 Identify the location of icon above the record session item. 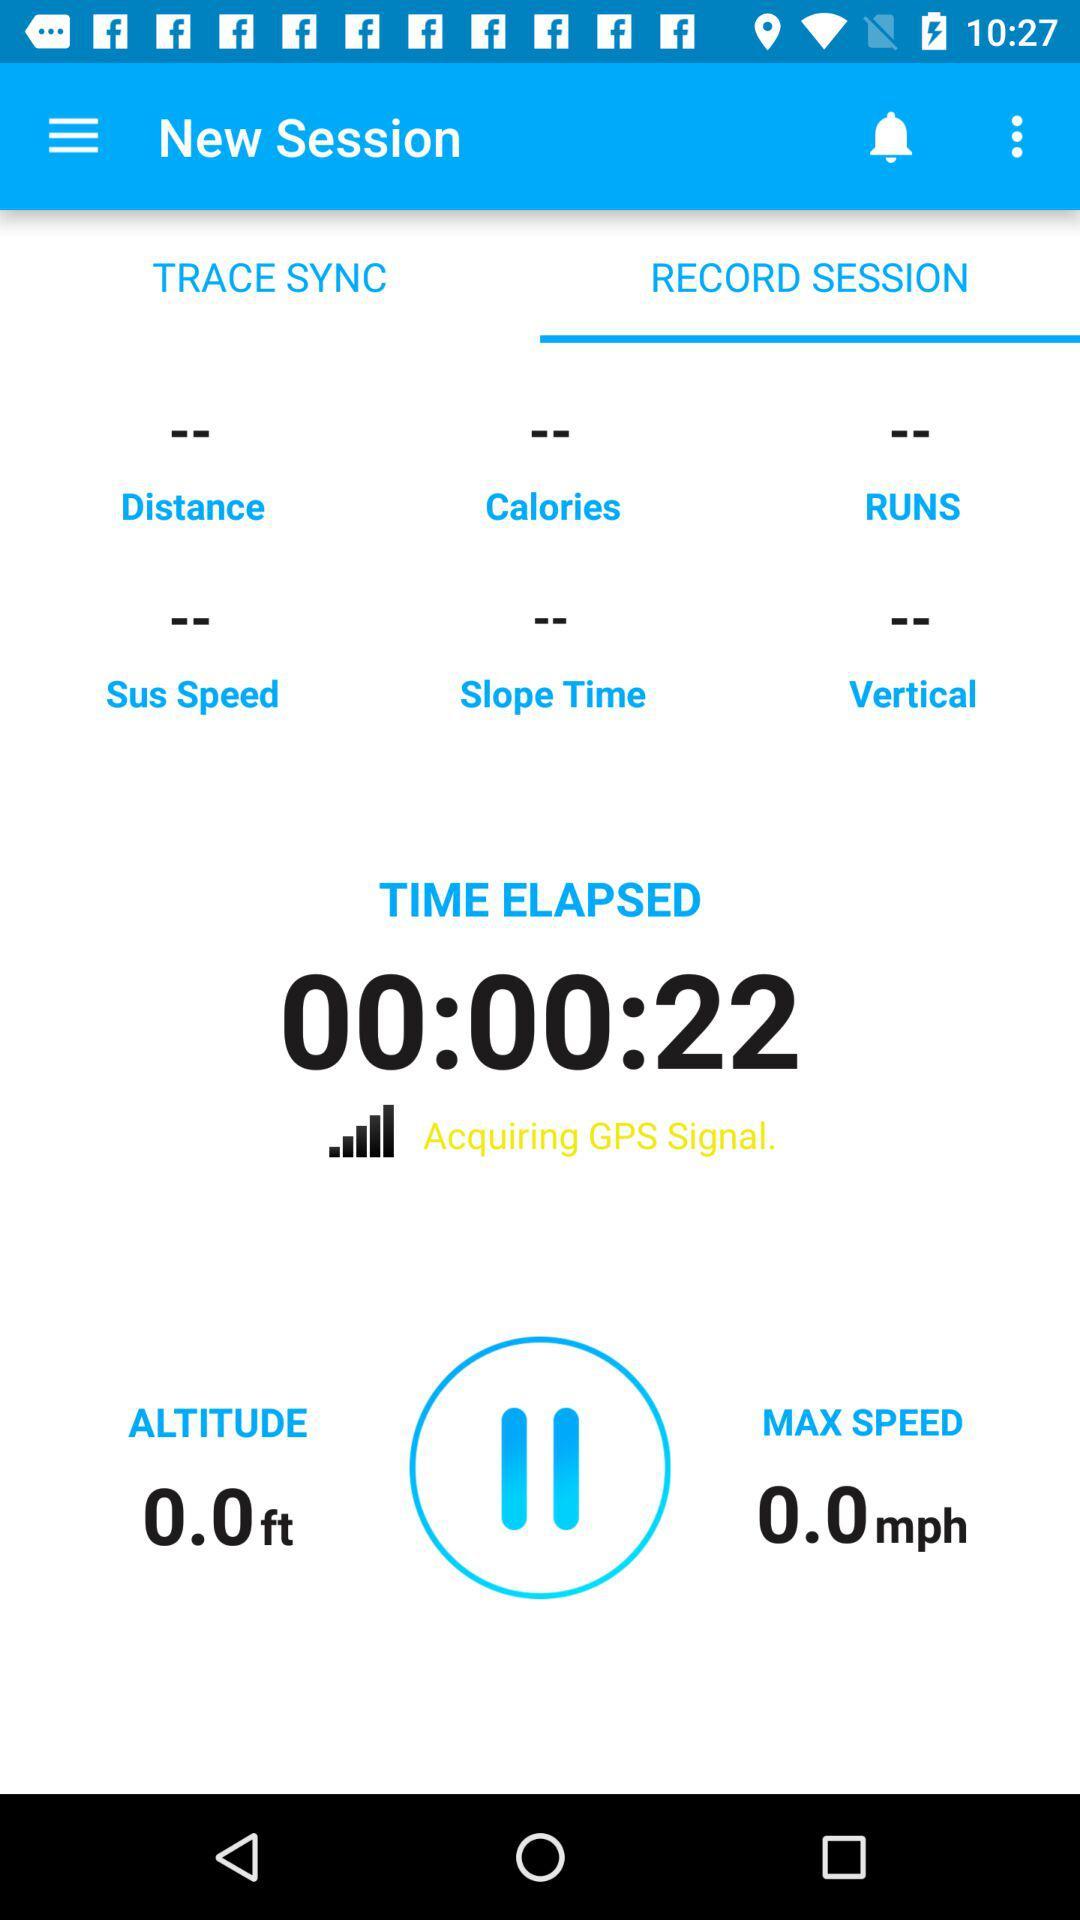
(890, 135).